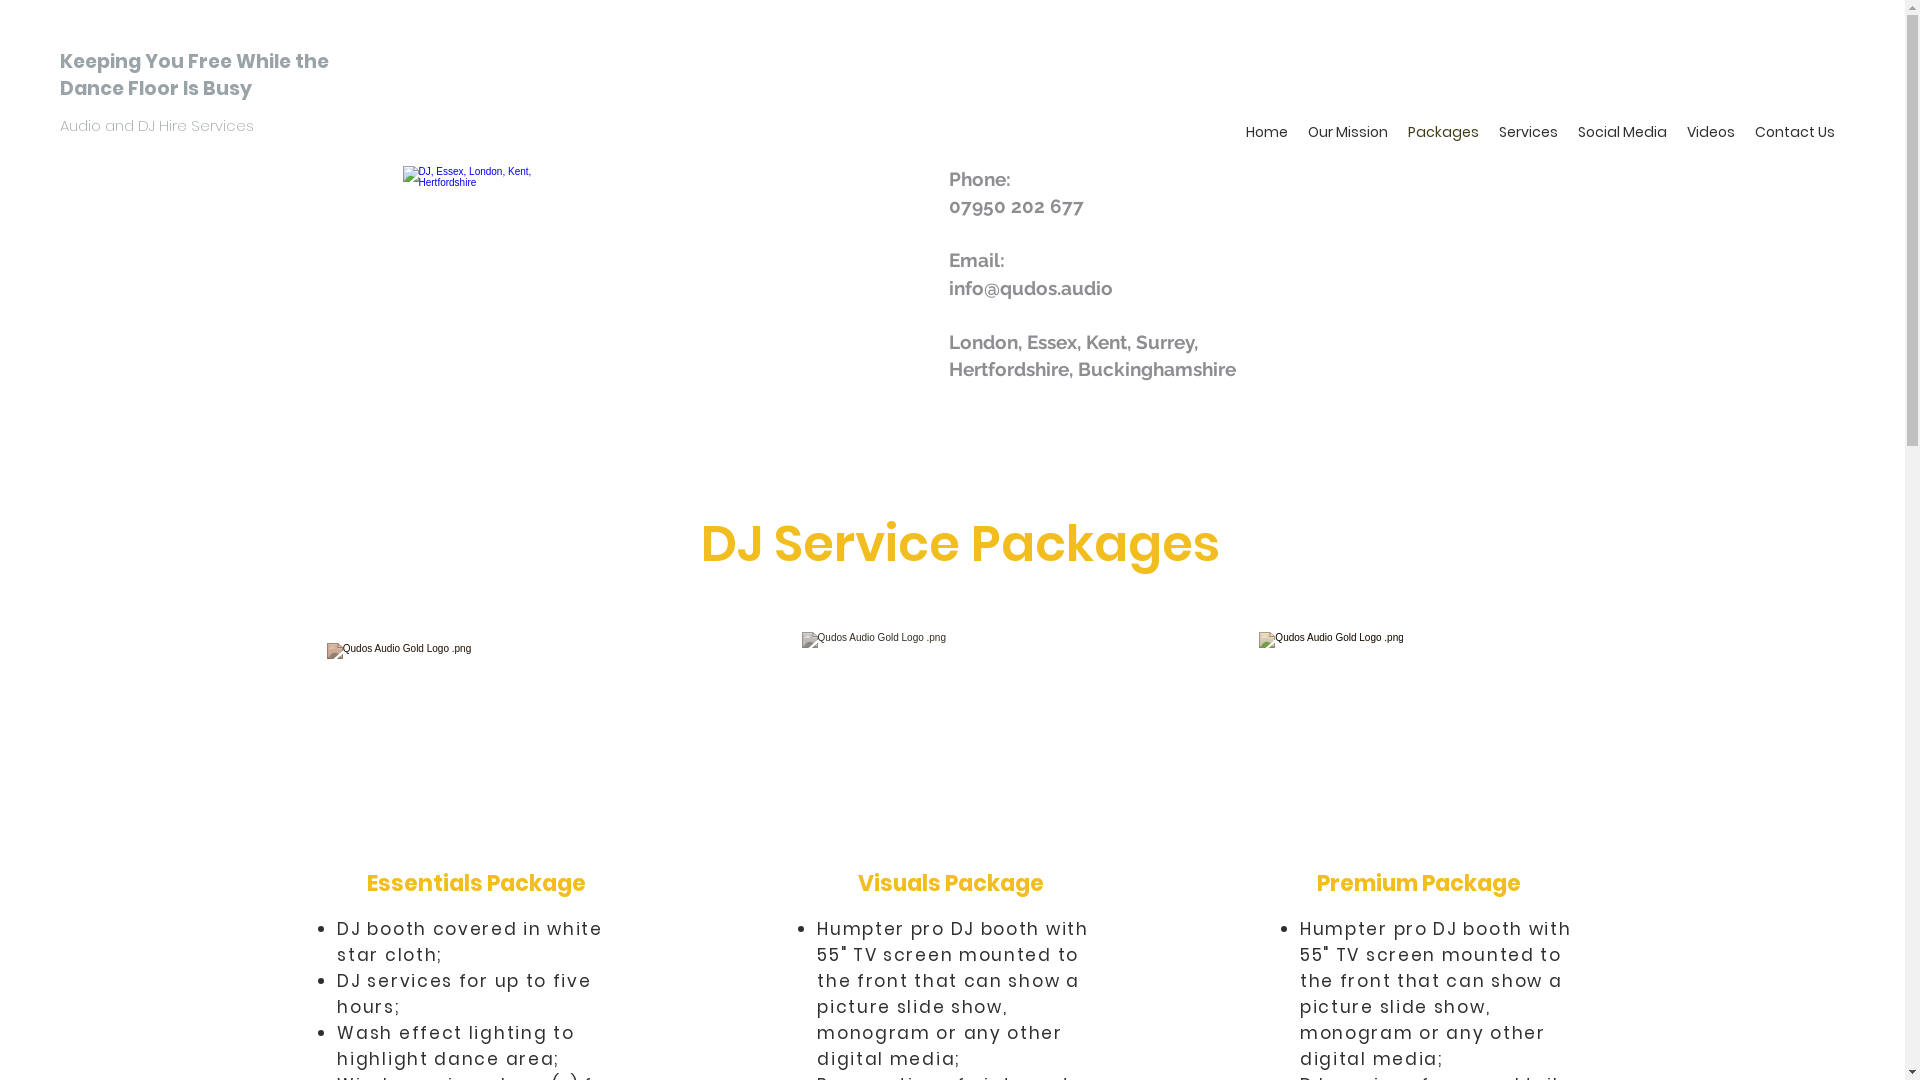  I want to click on 'Packages', so click(1443, 131).